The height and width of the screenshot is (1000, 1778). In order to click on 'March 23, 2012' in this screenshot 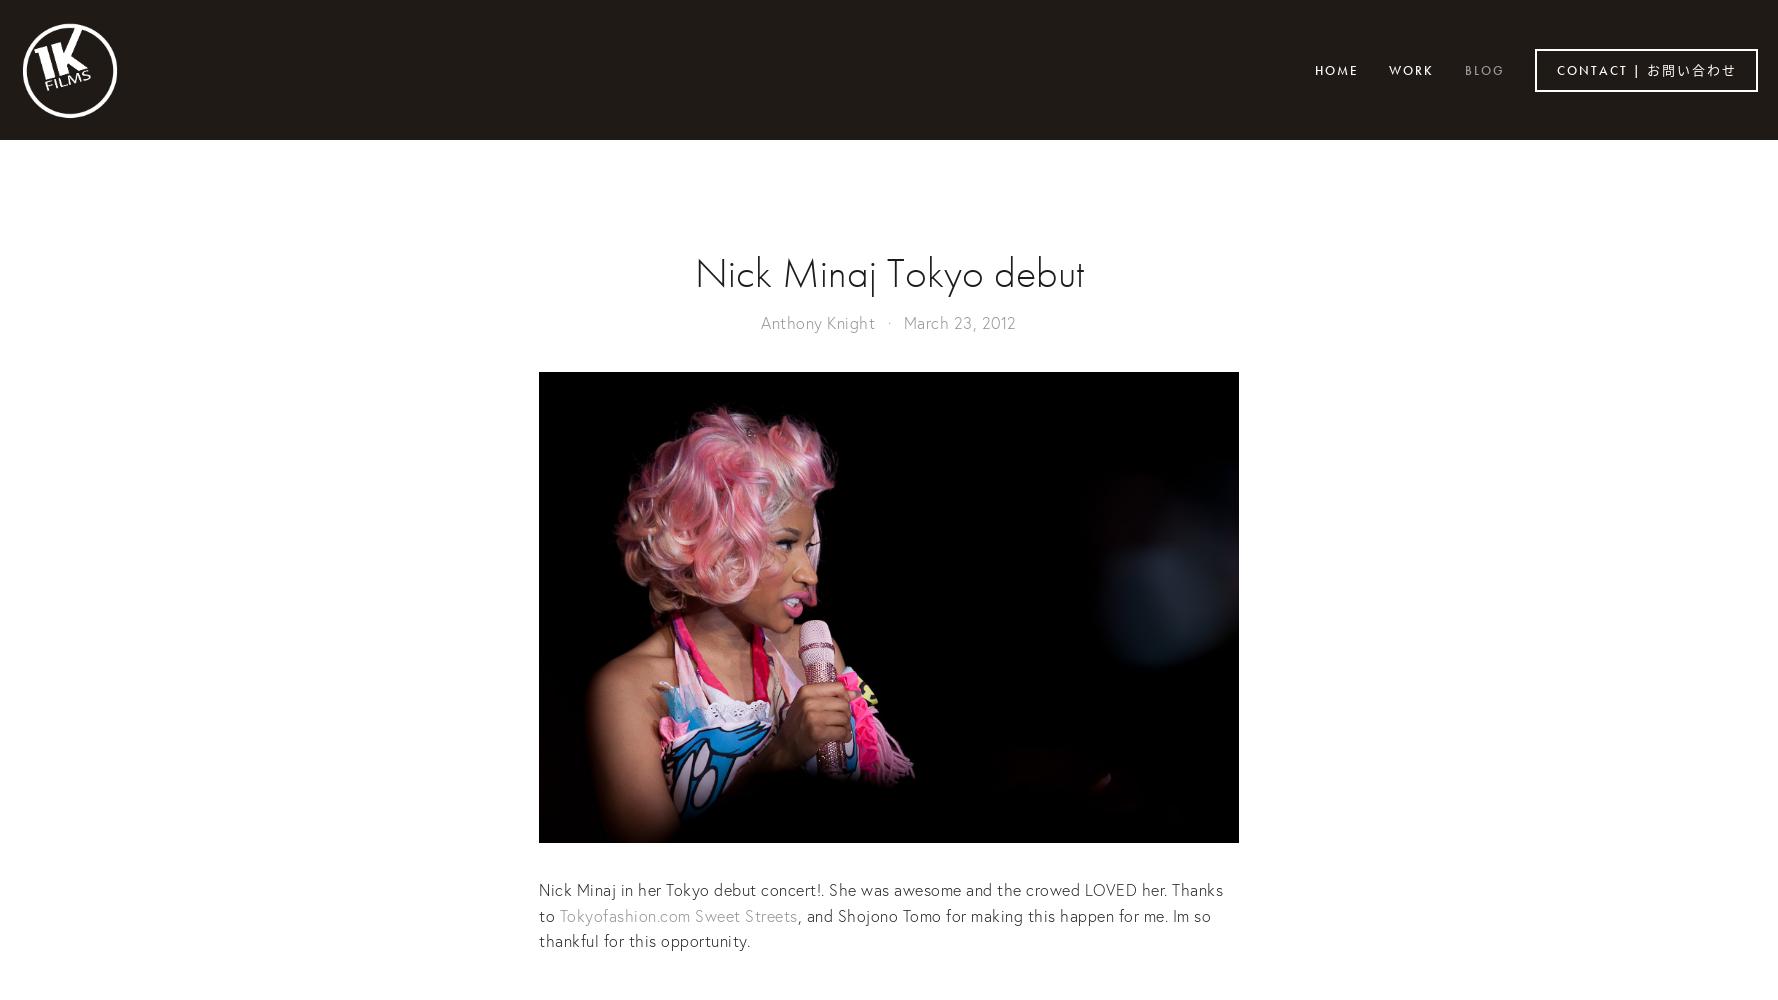, I will do `click(958, 321)`.